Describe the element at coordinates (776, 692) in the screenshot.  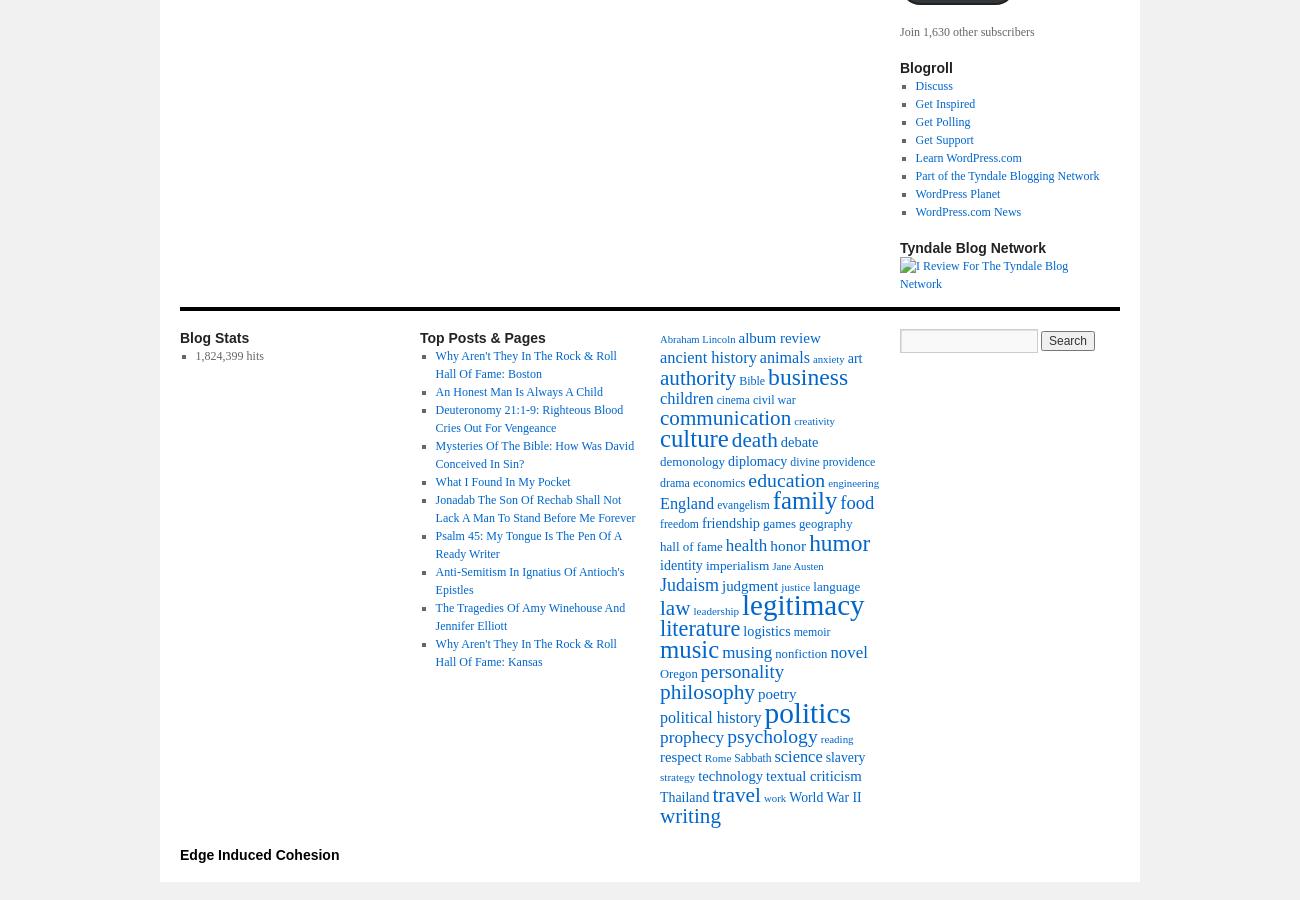
I see `'poetry'` at that location.